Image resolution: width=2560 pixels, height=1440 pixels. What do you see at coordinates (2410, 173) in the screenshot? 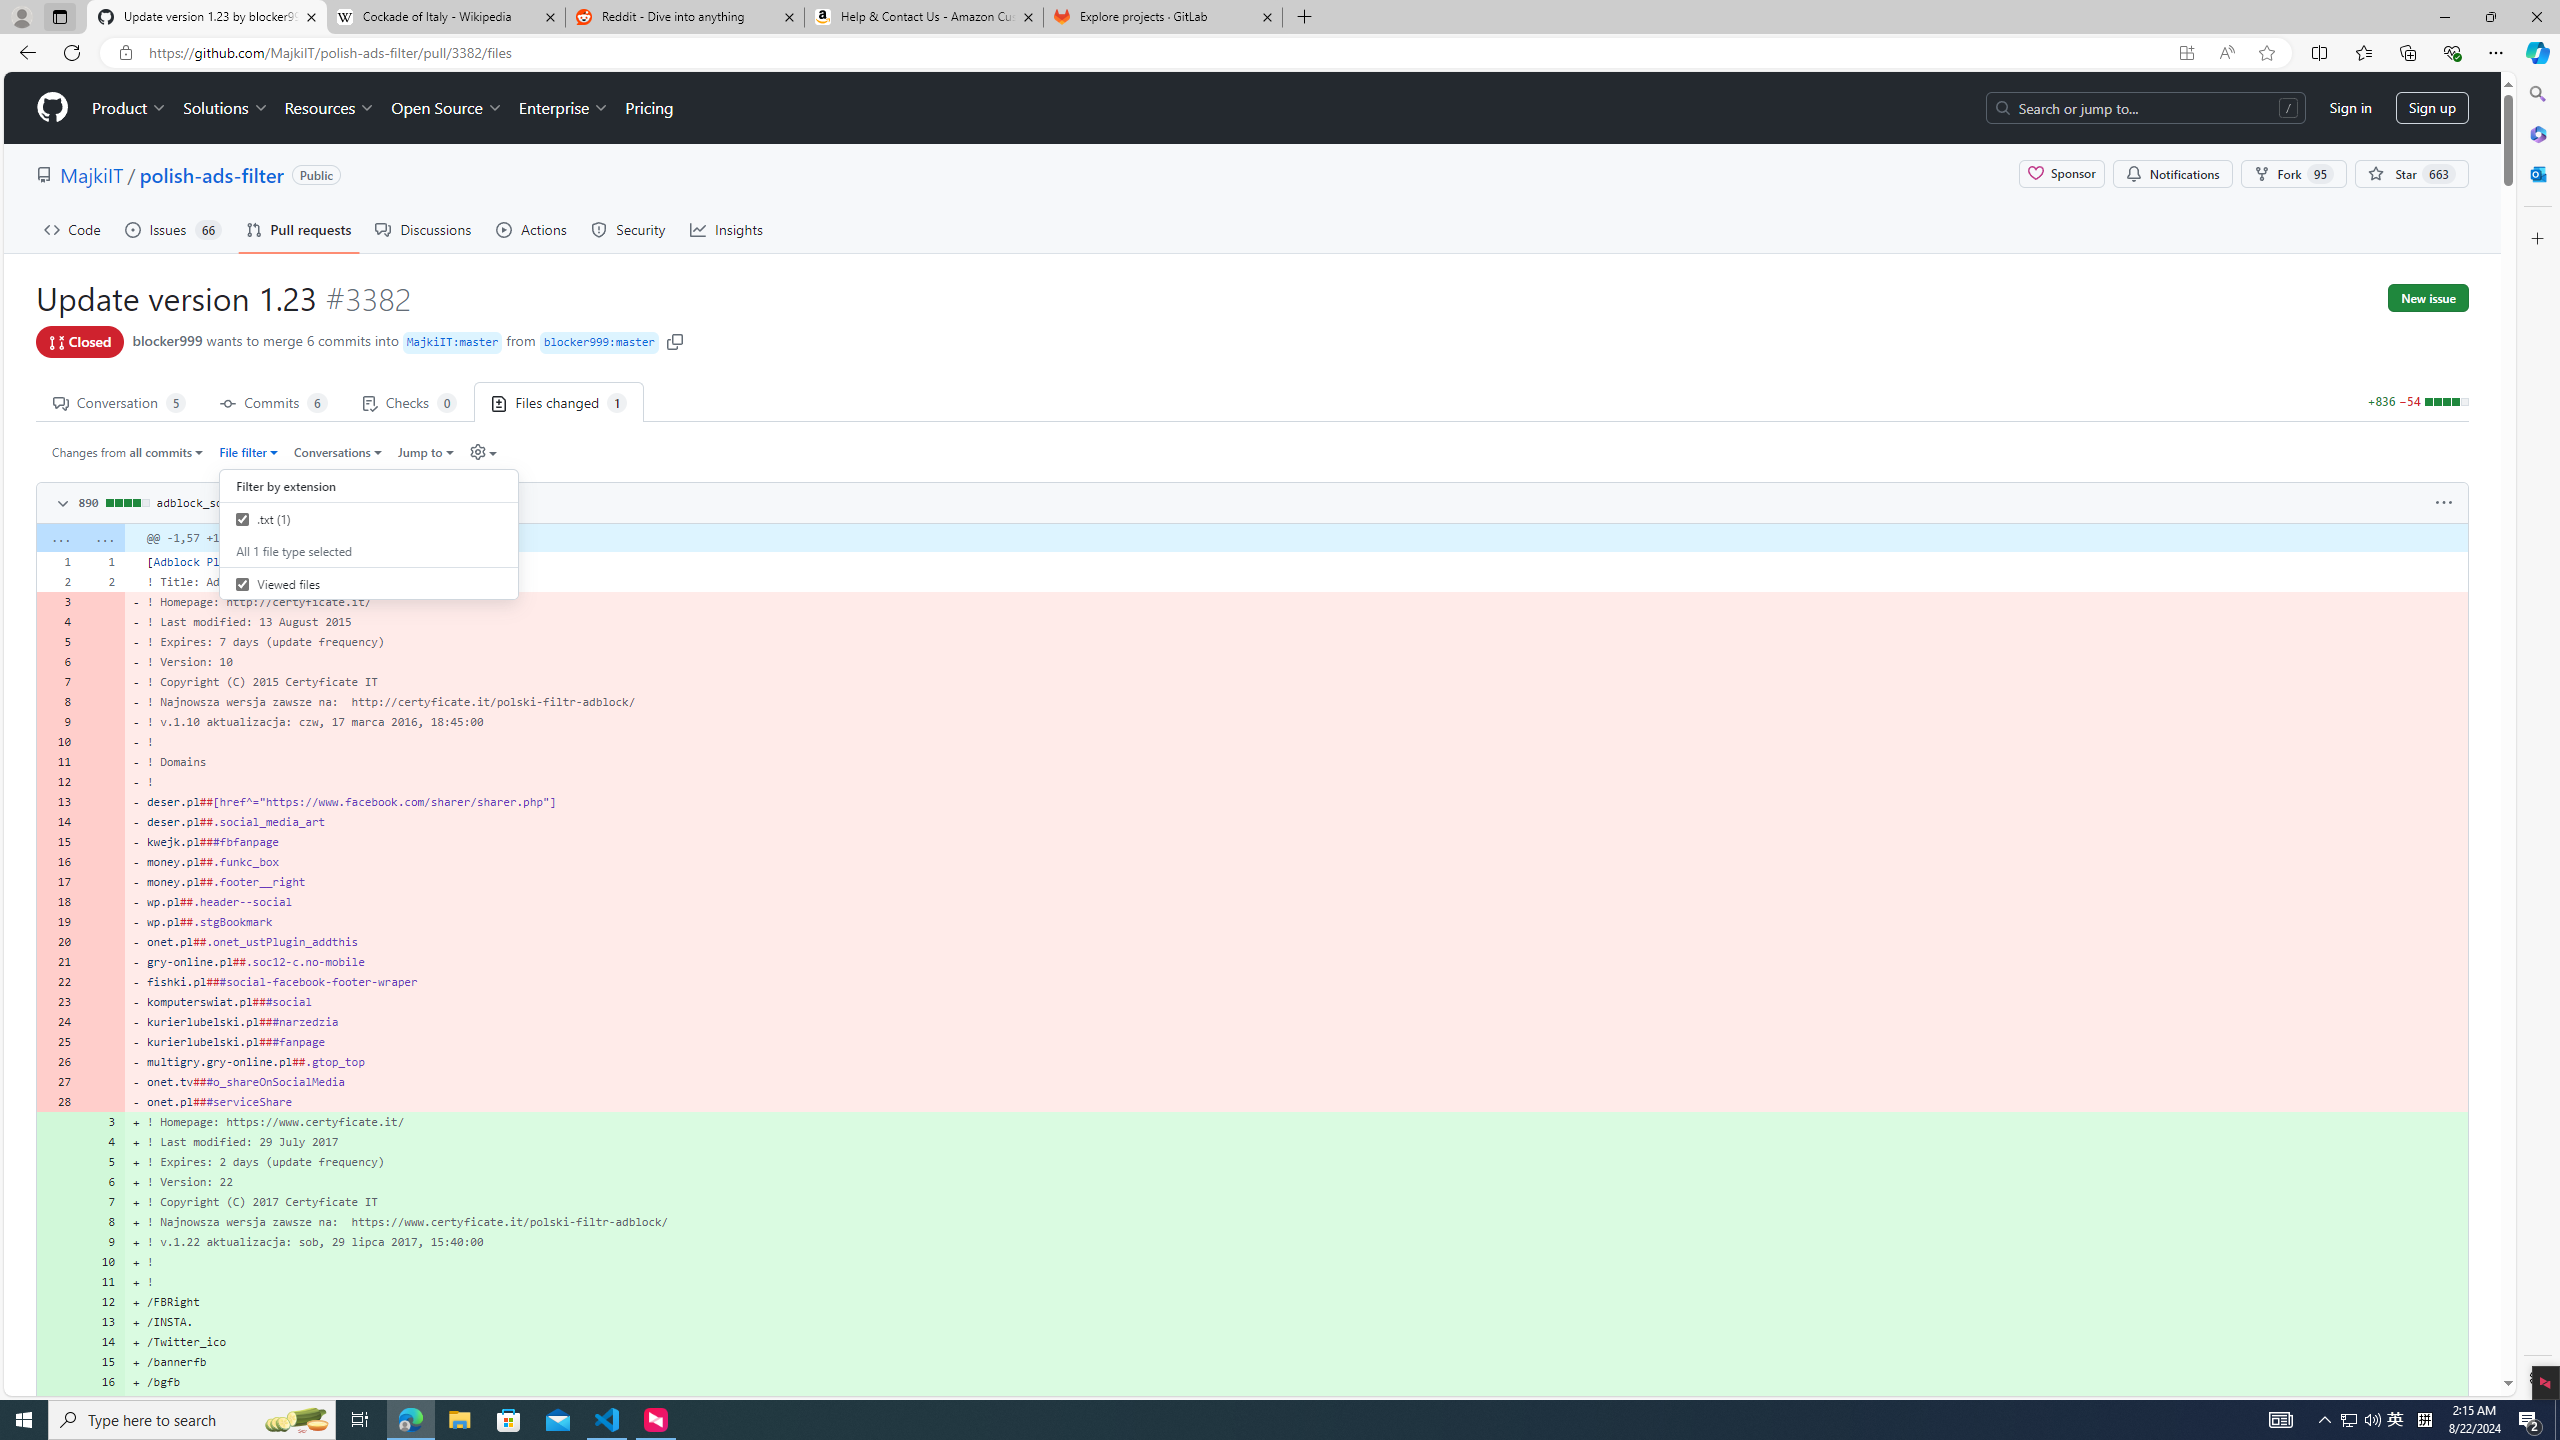
I see `'You must be signed in to star a repository'` at bounding box center [2410, 173].